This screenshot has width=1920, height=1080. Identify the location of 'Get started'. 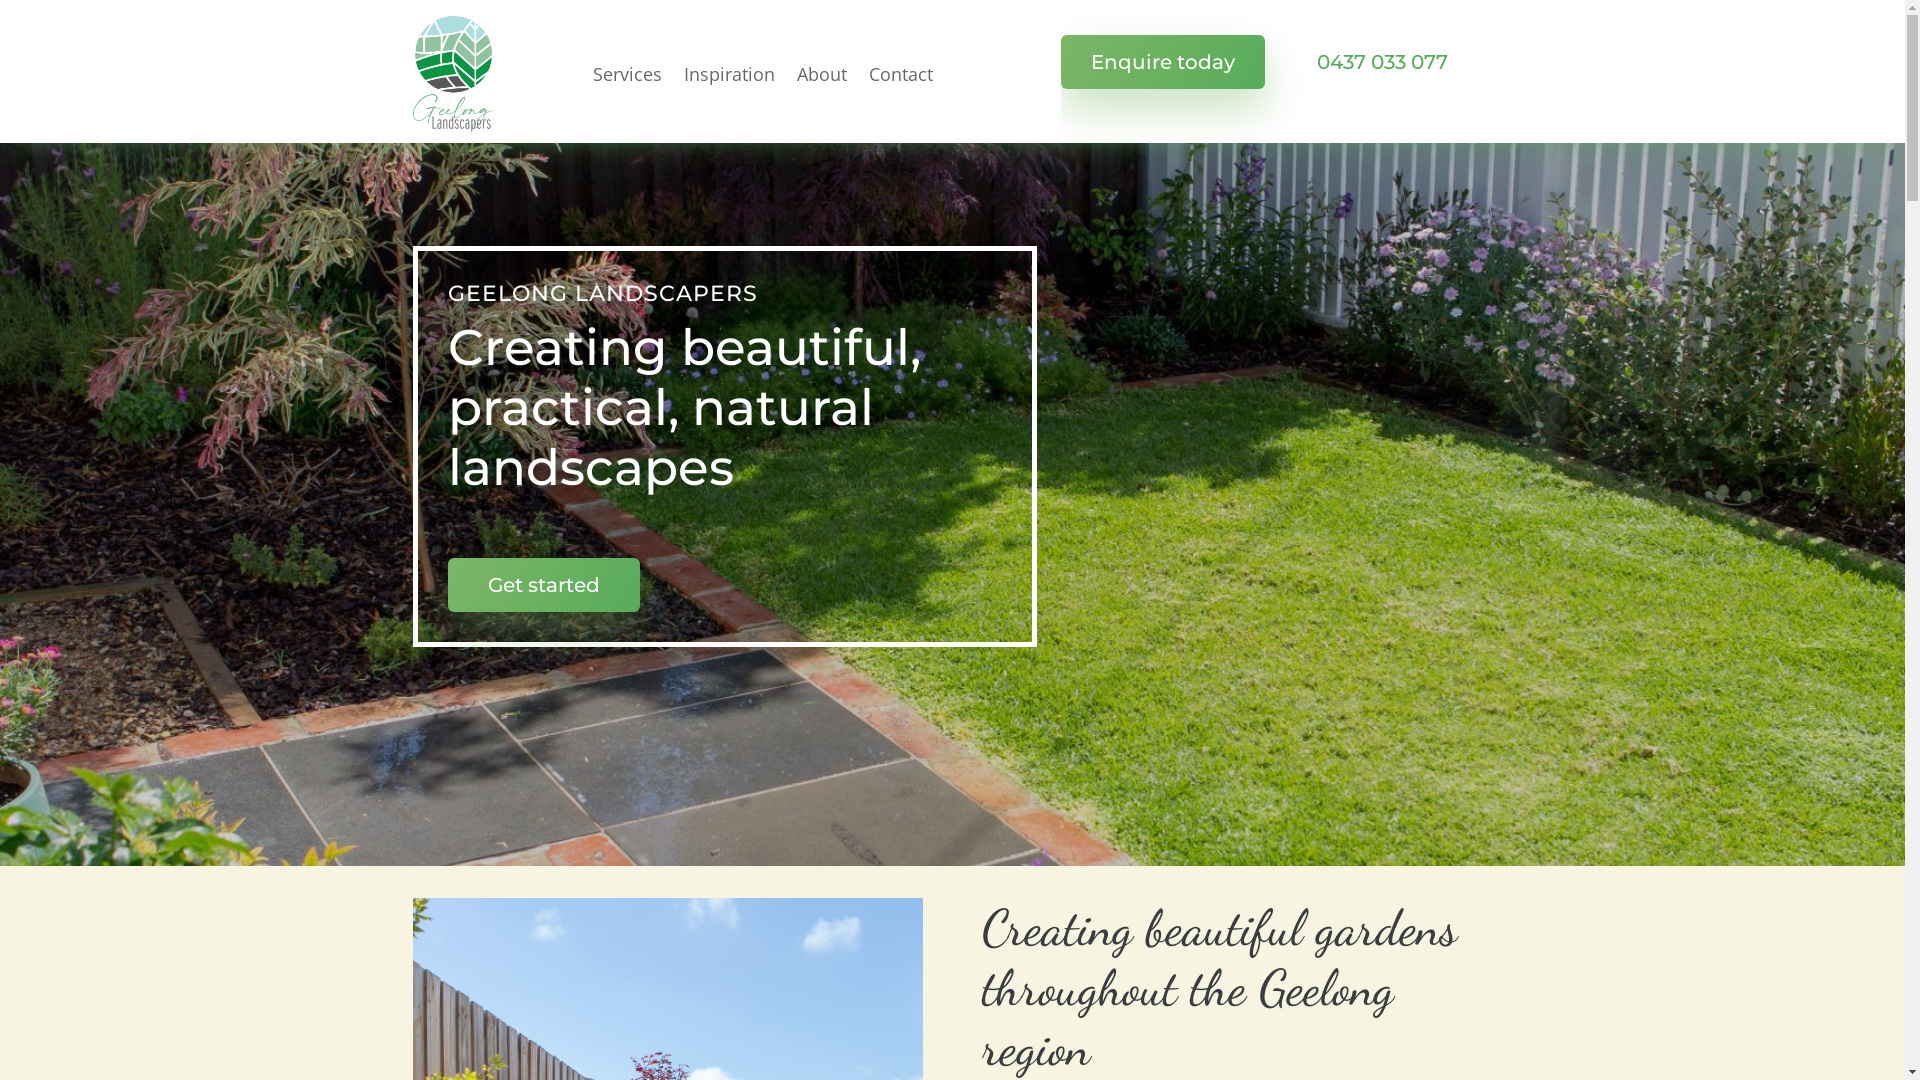
(543, 585).